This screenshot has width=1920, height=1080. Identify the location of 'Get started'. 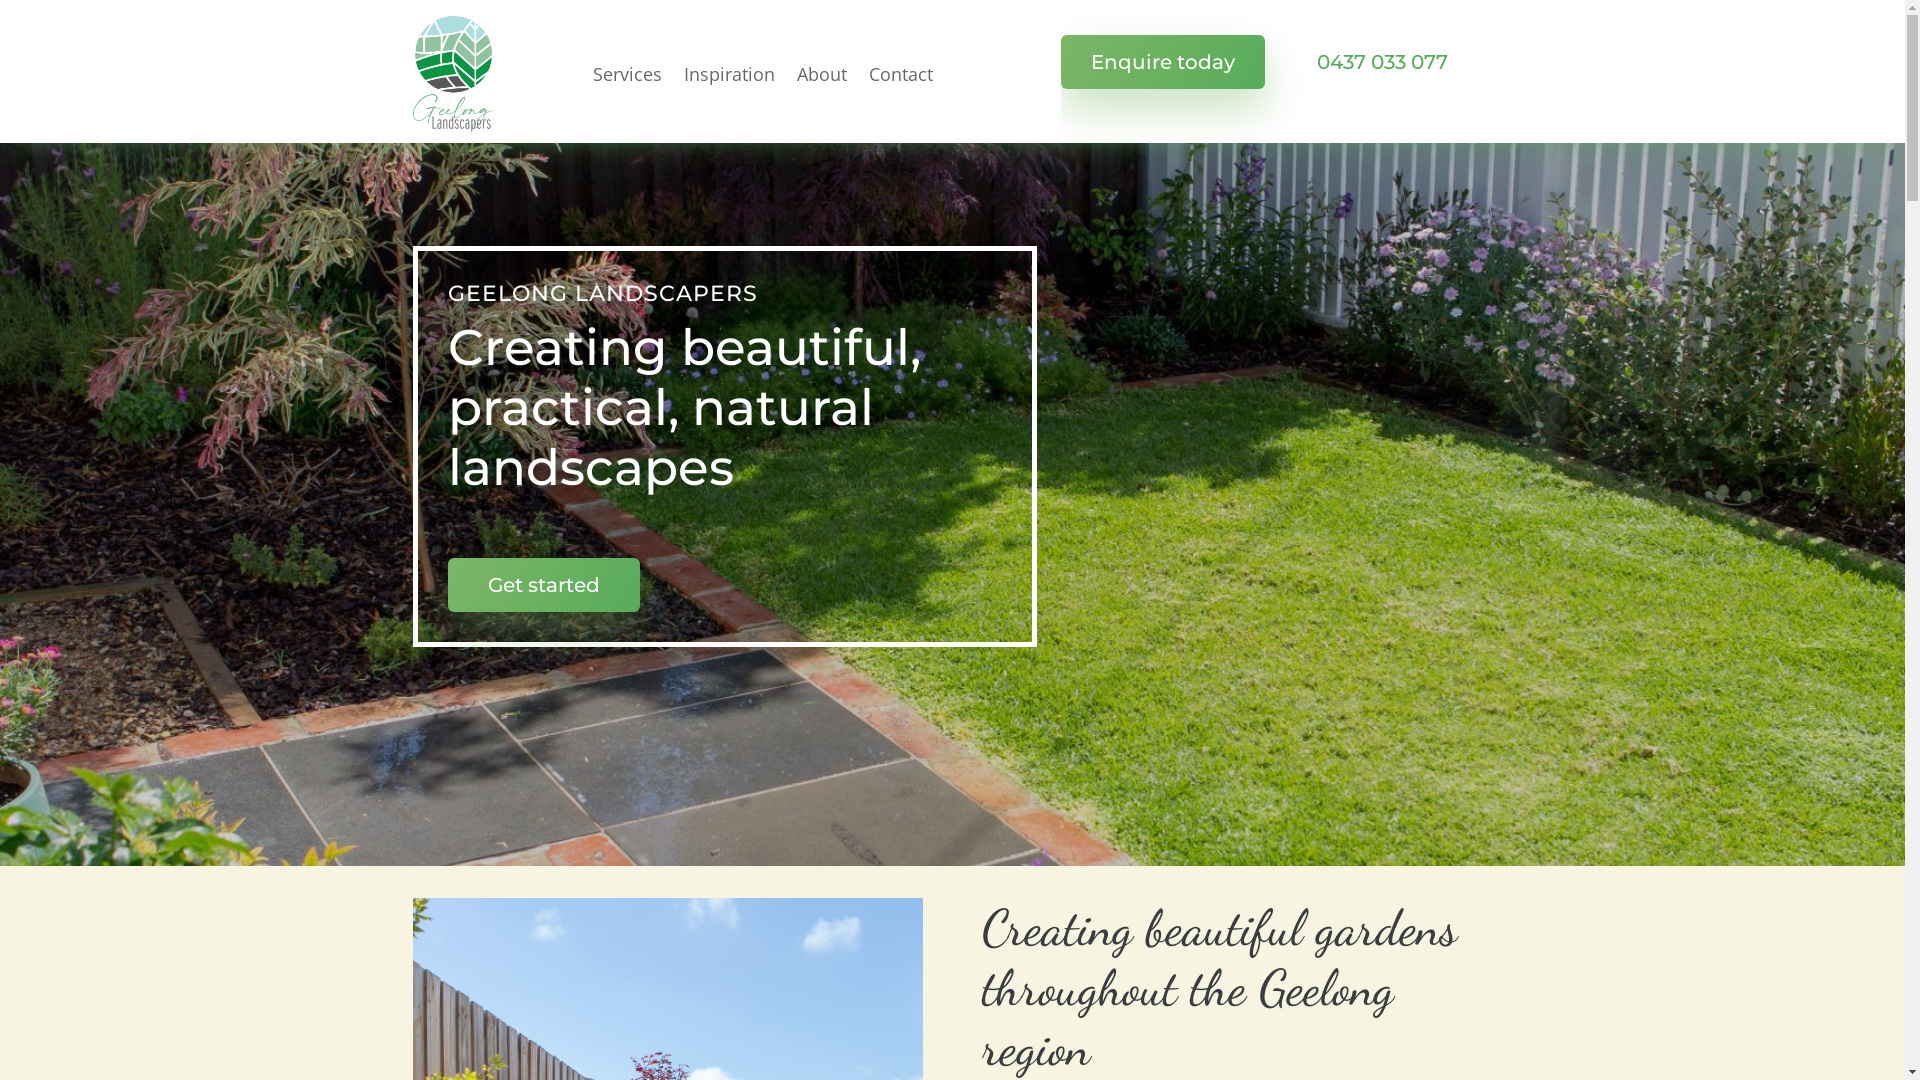
(543, 585).